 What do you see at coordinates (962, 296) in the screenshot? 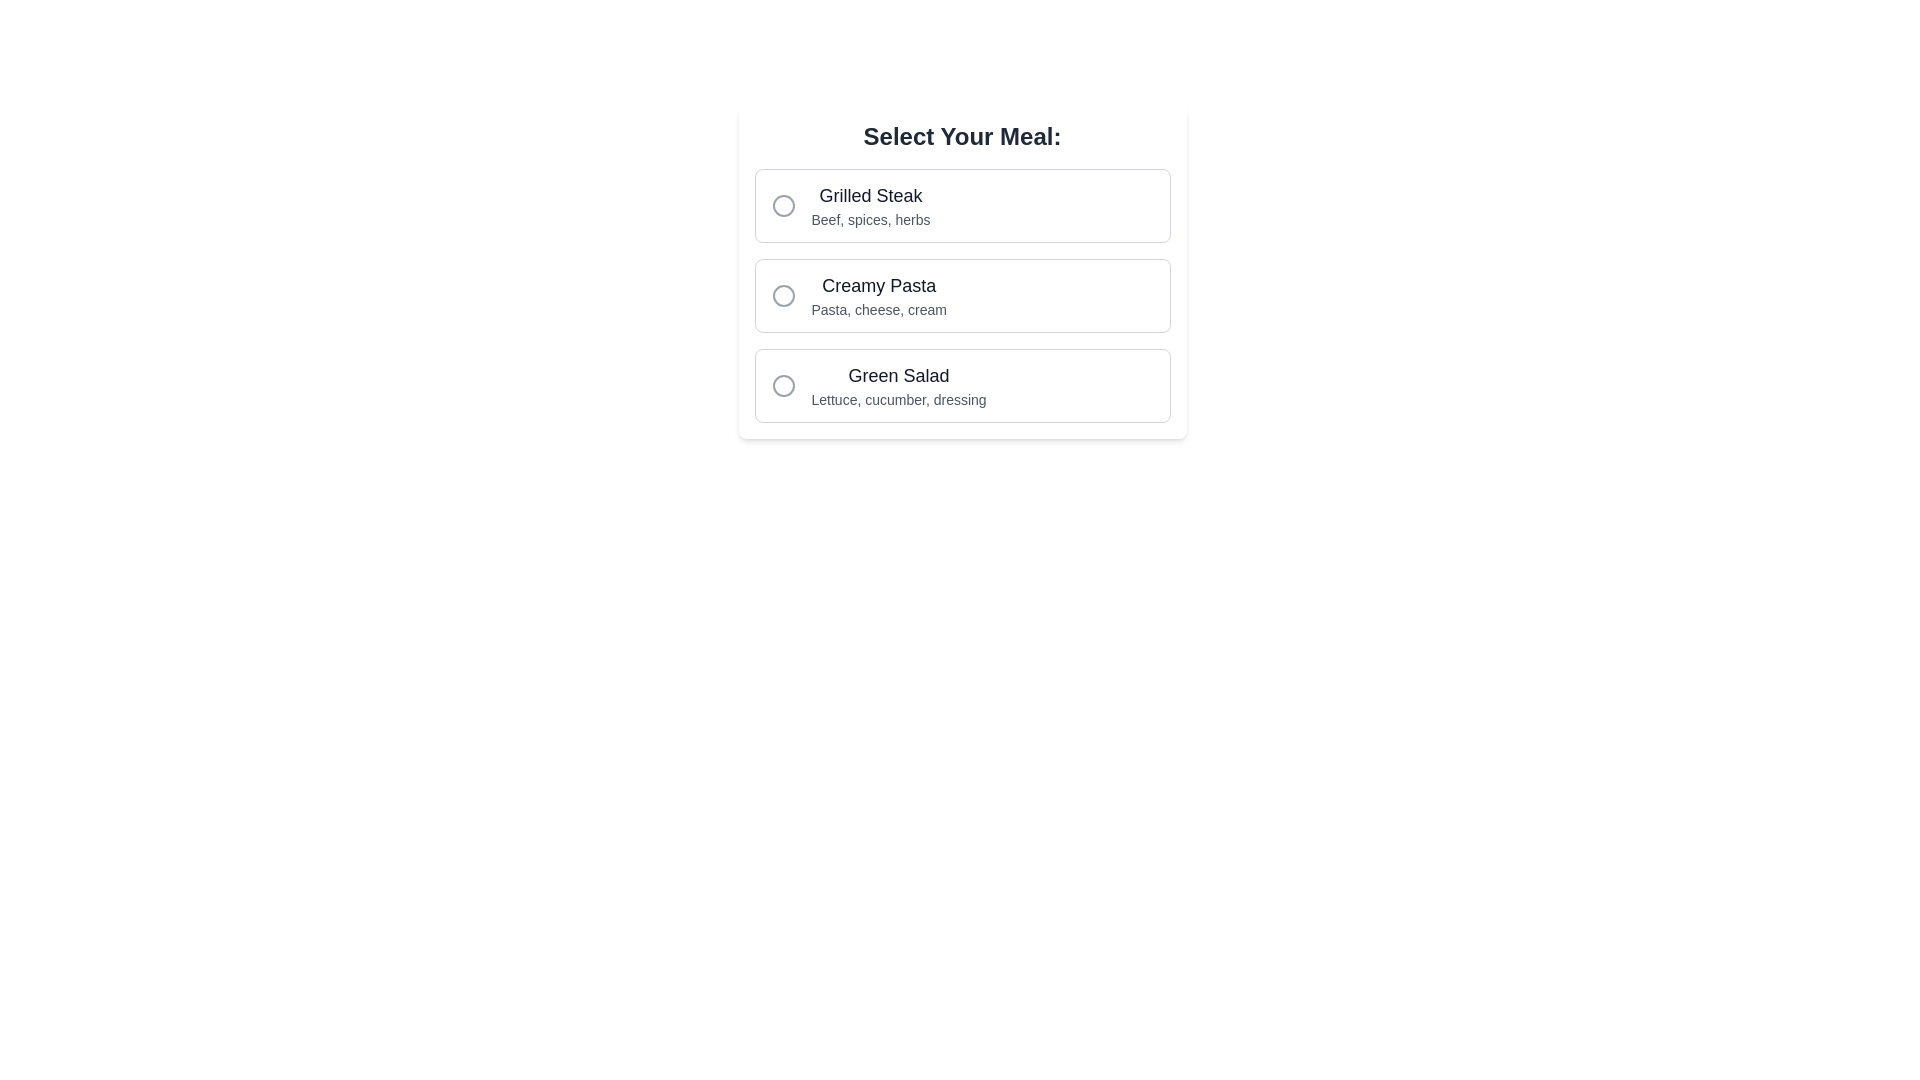
I see `to select one of the meal options from the List of Radio Button Items titled 'Select Your Meal:' which includes 'Grilled Steak,' 'Creamy Pasta,' and 'Green Salad.'` at bounding box center [962, 296].